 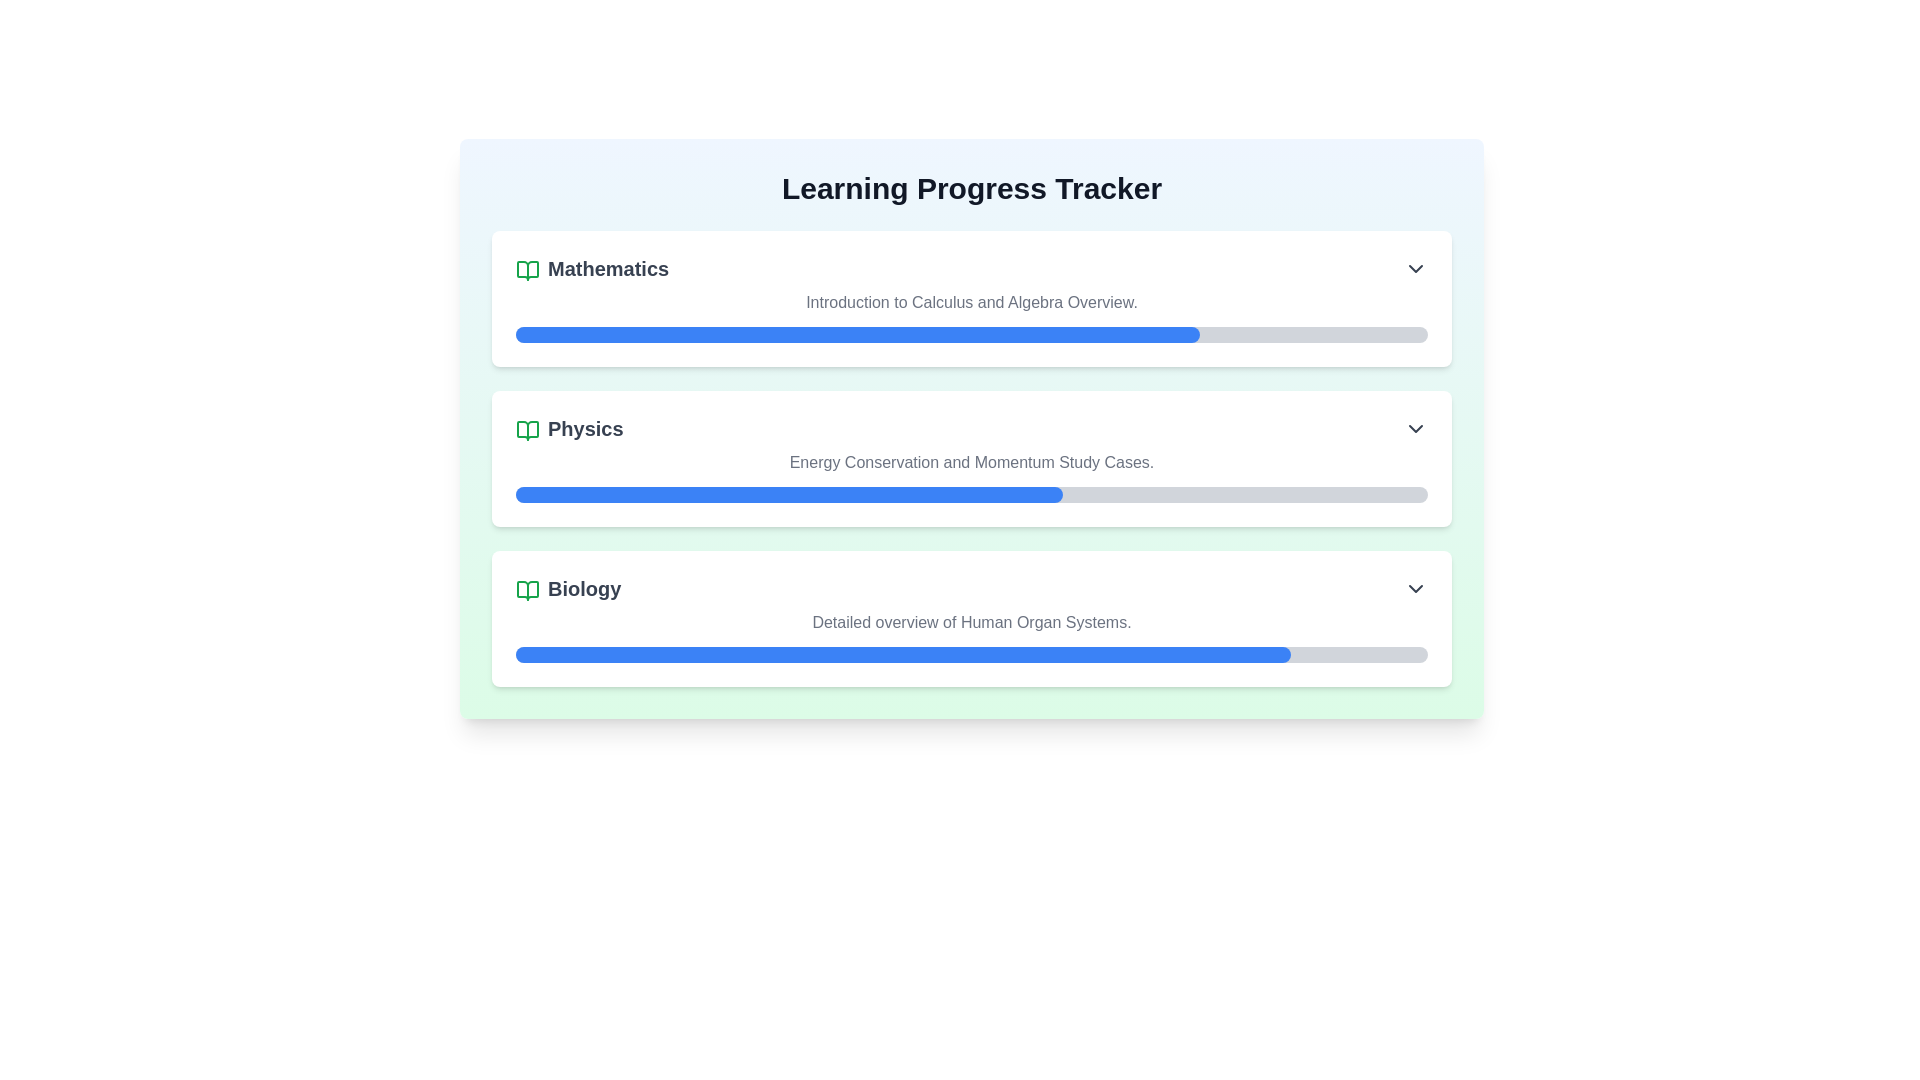 What do you see at coordinates (528, 589) in the screenshot?
I see `the open book icon, which is styled in green and located next to the text 'Biology' in the learning progress tracker` at bounding box center [528, 589].